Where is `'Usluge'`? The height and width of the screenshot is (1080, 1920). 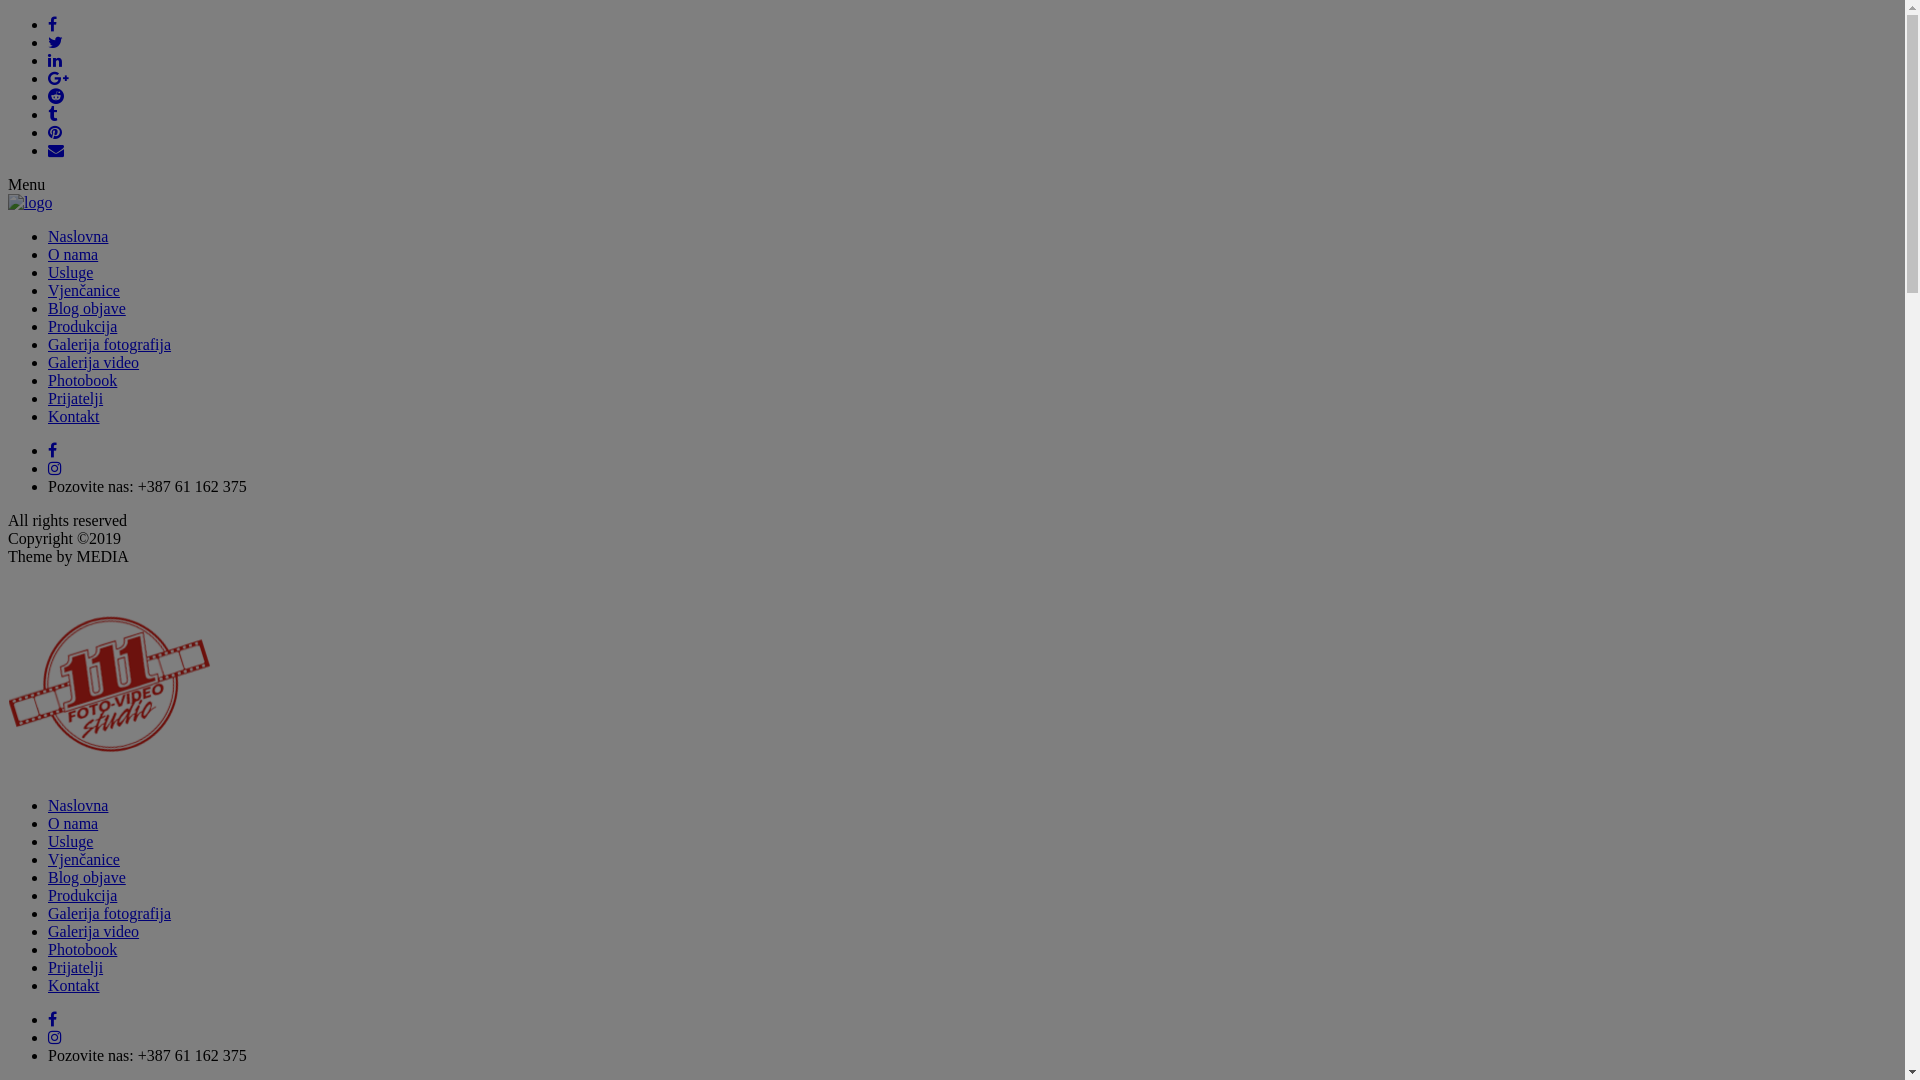
'Usluge' is located at coordinates (70, 272).